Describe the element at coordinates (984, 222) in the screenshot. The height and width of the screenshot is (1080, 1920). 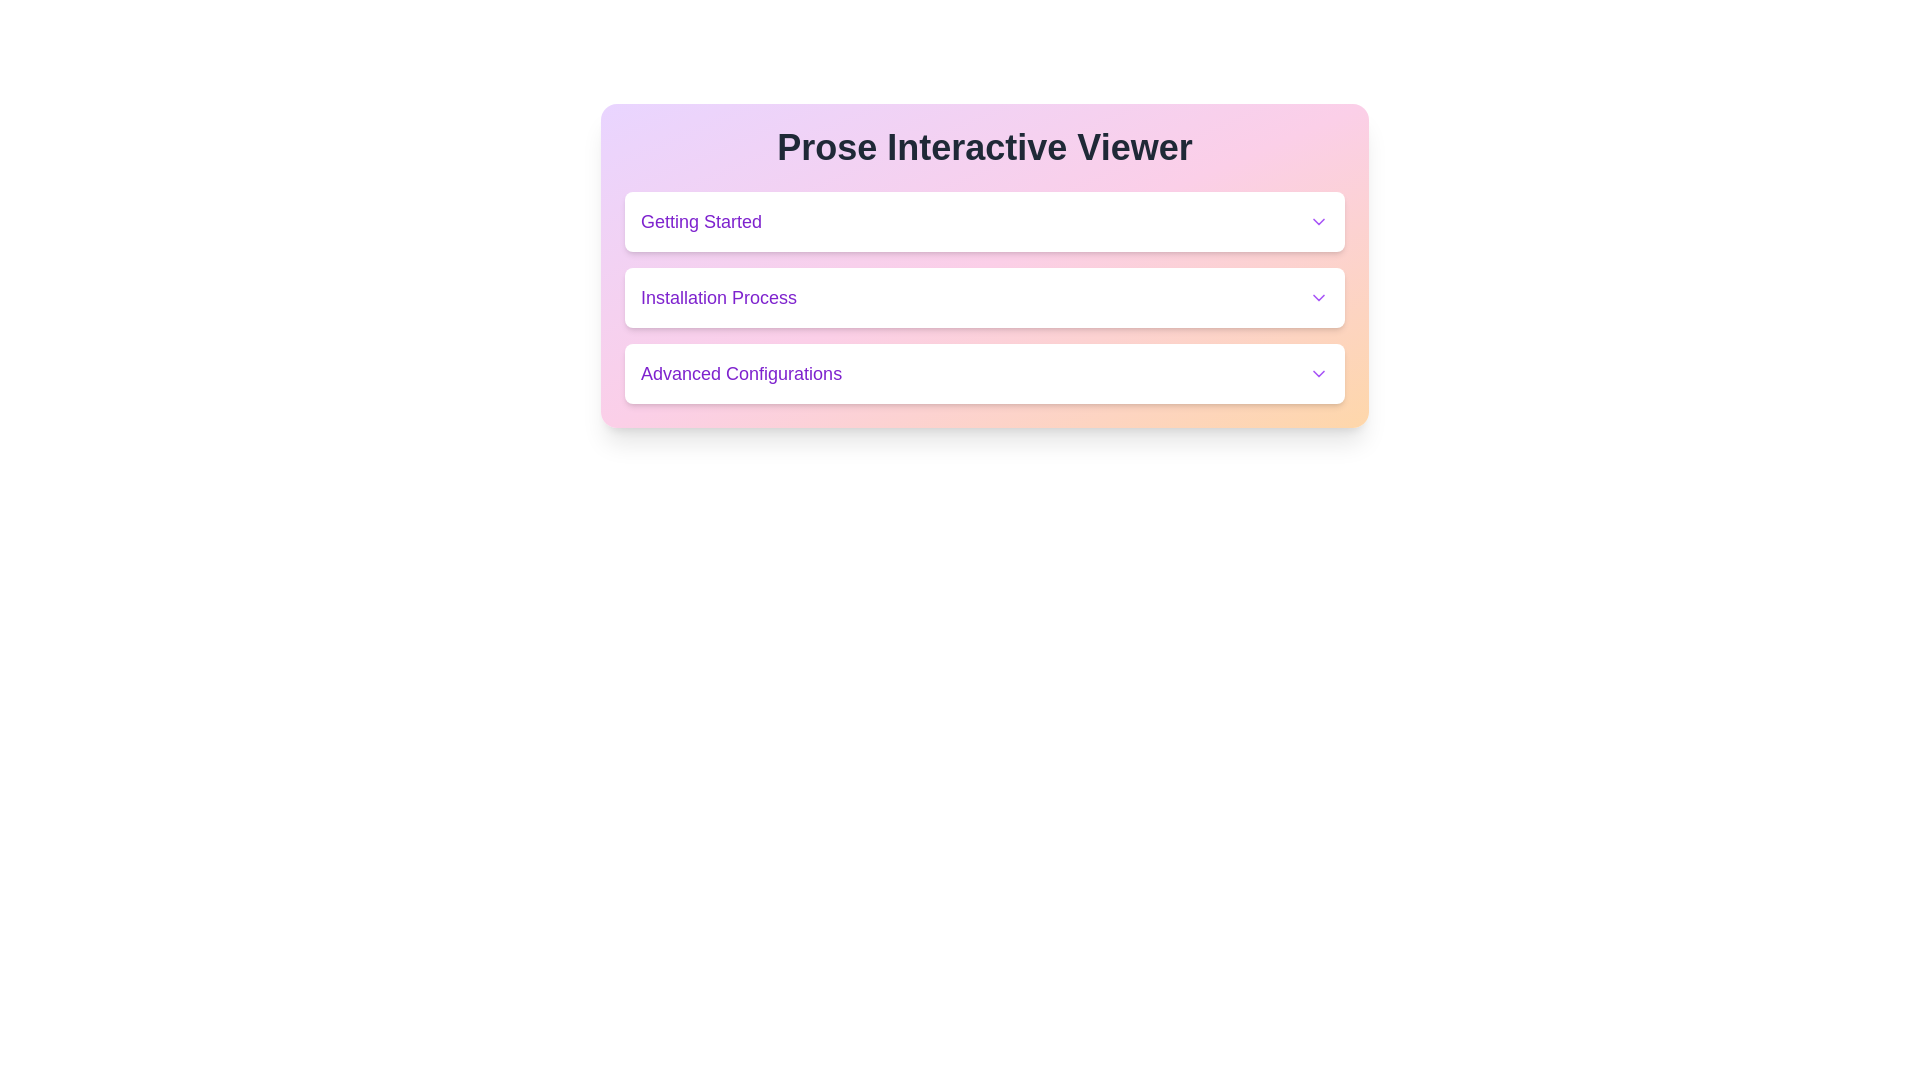
I see `the dropdown button located in the uppermost section of the stacked layout` at that location.